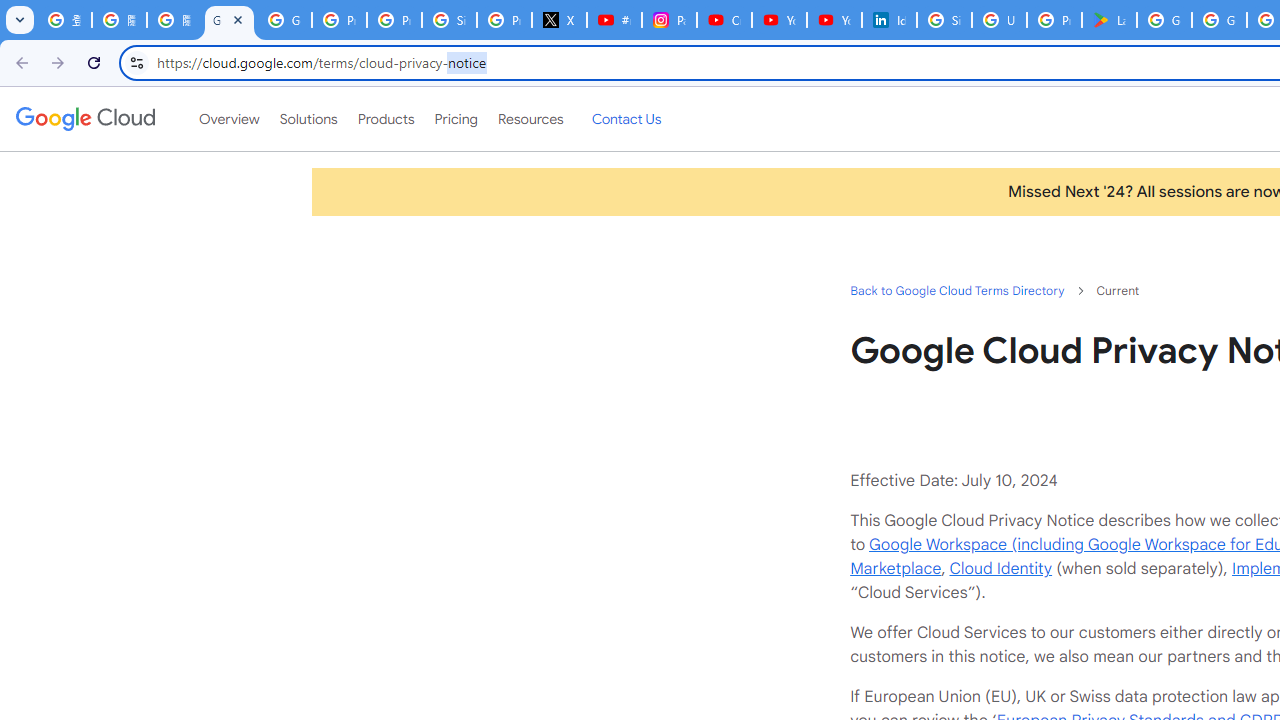 The width and height of the screenshot is (1280, 720). Describe the element at coordinates (833, 20) in the screenshot. I see `'YouTube Culture & Trends - YouTube Top 10, 2021'` at that location.